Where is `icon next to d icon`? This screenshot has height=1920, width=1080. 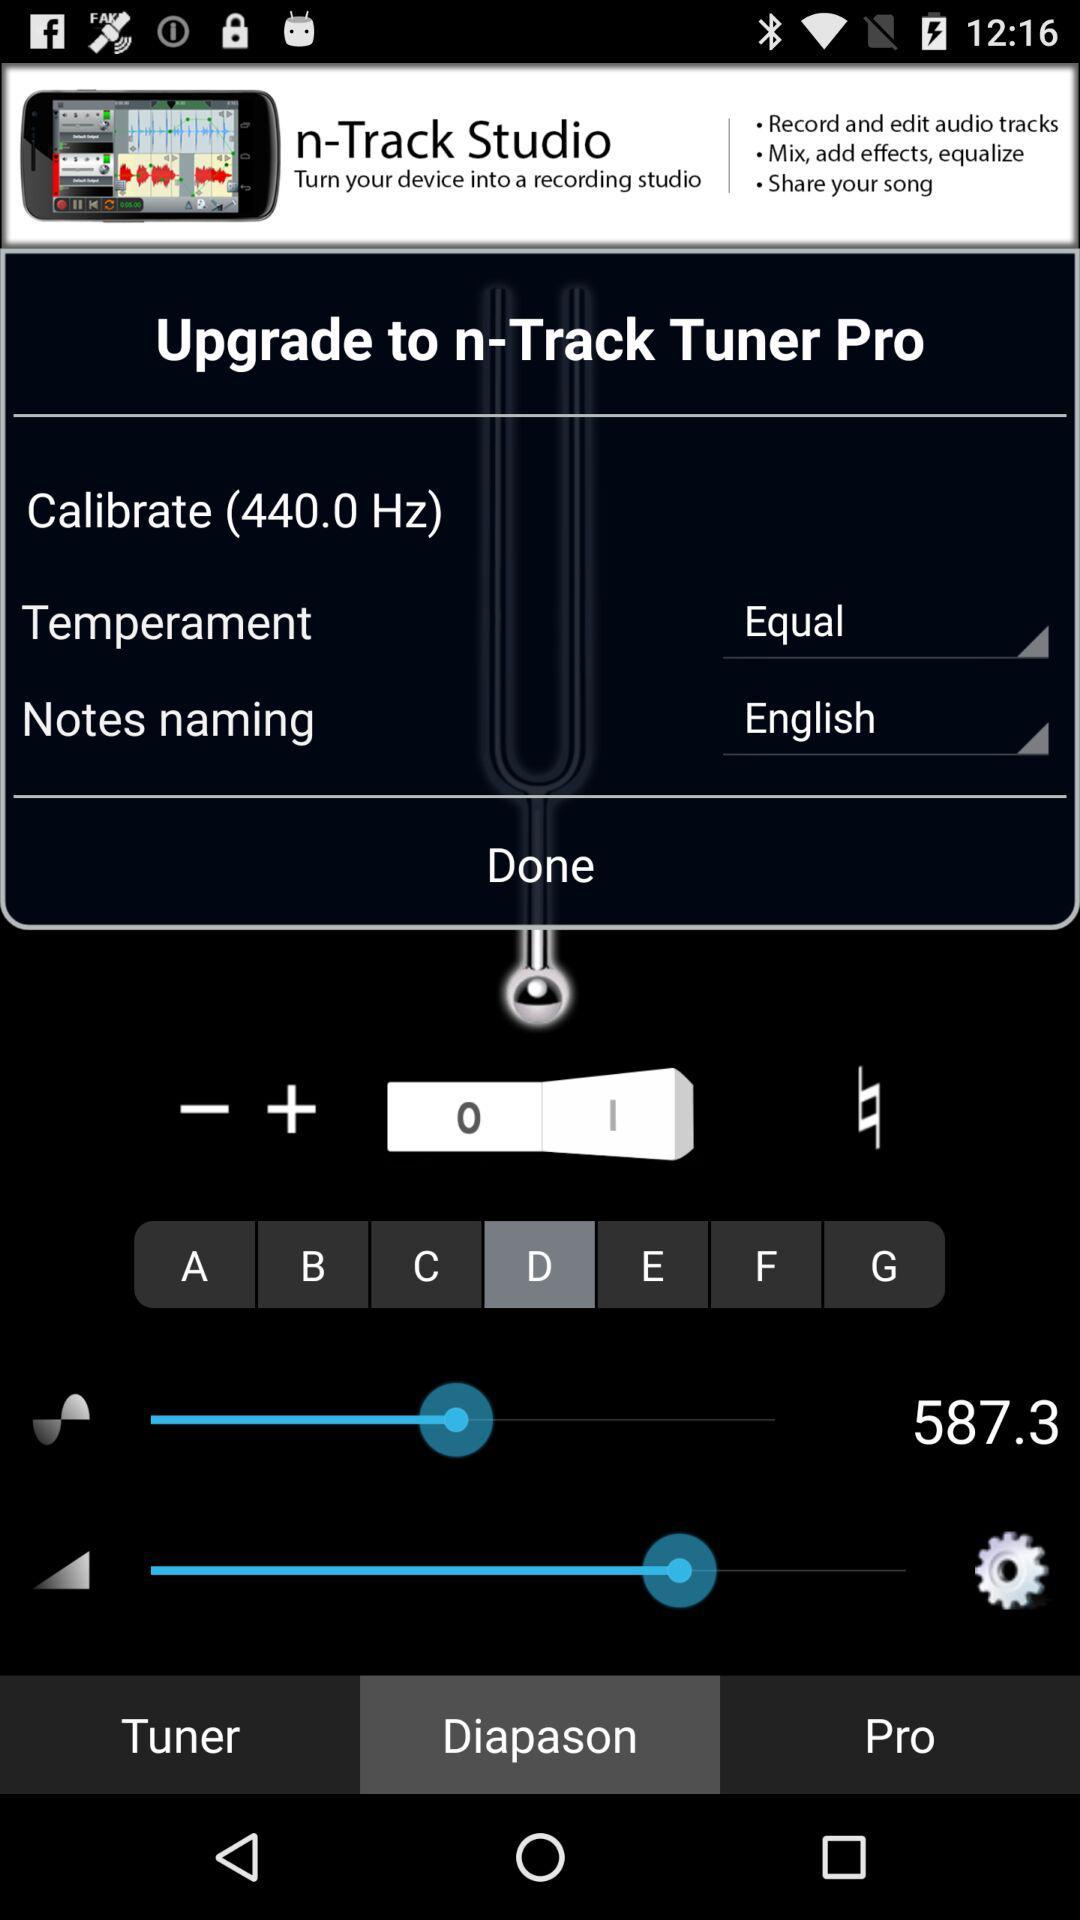
icon next to d icon is located at coordinates (652, 1263).